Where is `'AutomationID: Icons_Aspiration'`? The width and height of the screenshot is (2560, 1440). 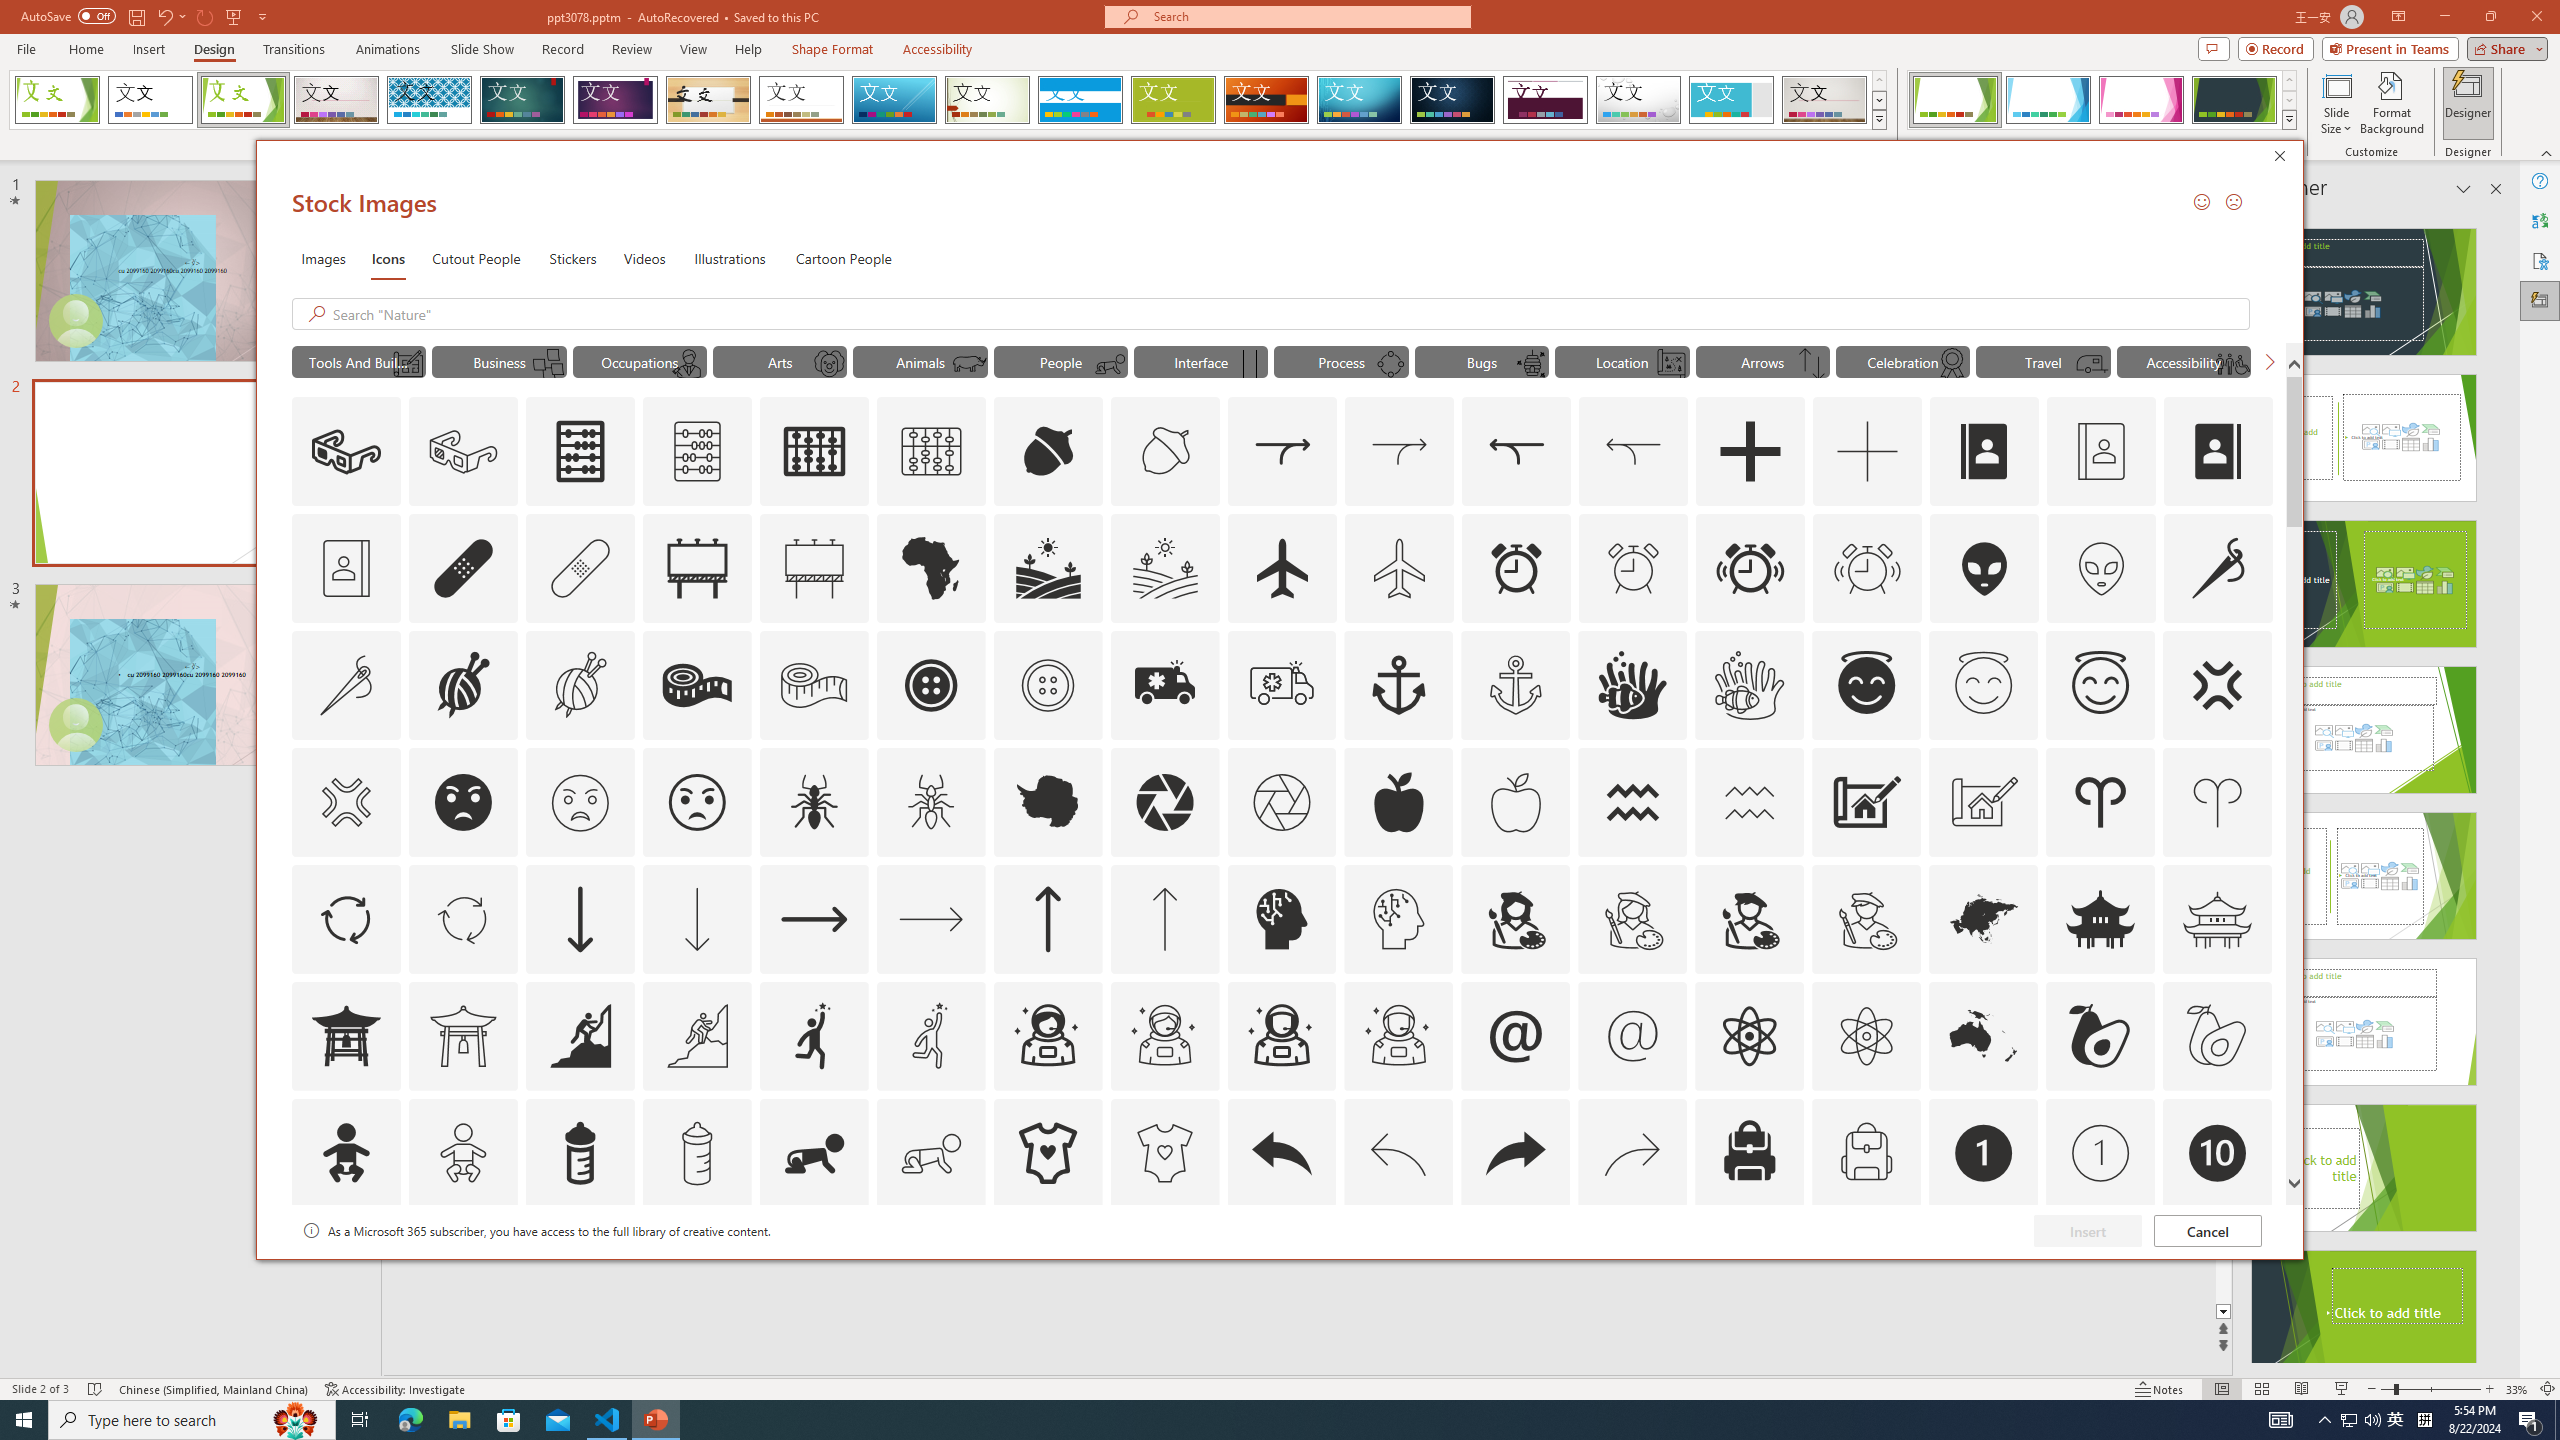 'AutomationID: Icons_Aspiration' is located at coordinates (578, 1034).